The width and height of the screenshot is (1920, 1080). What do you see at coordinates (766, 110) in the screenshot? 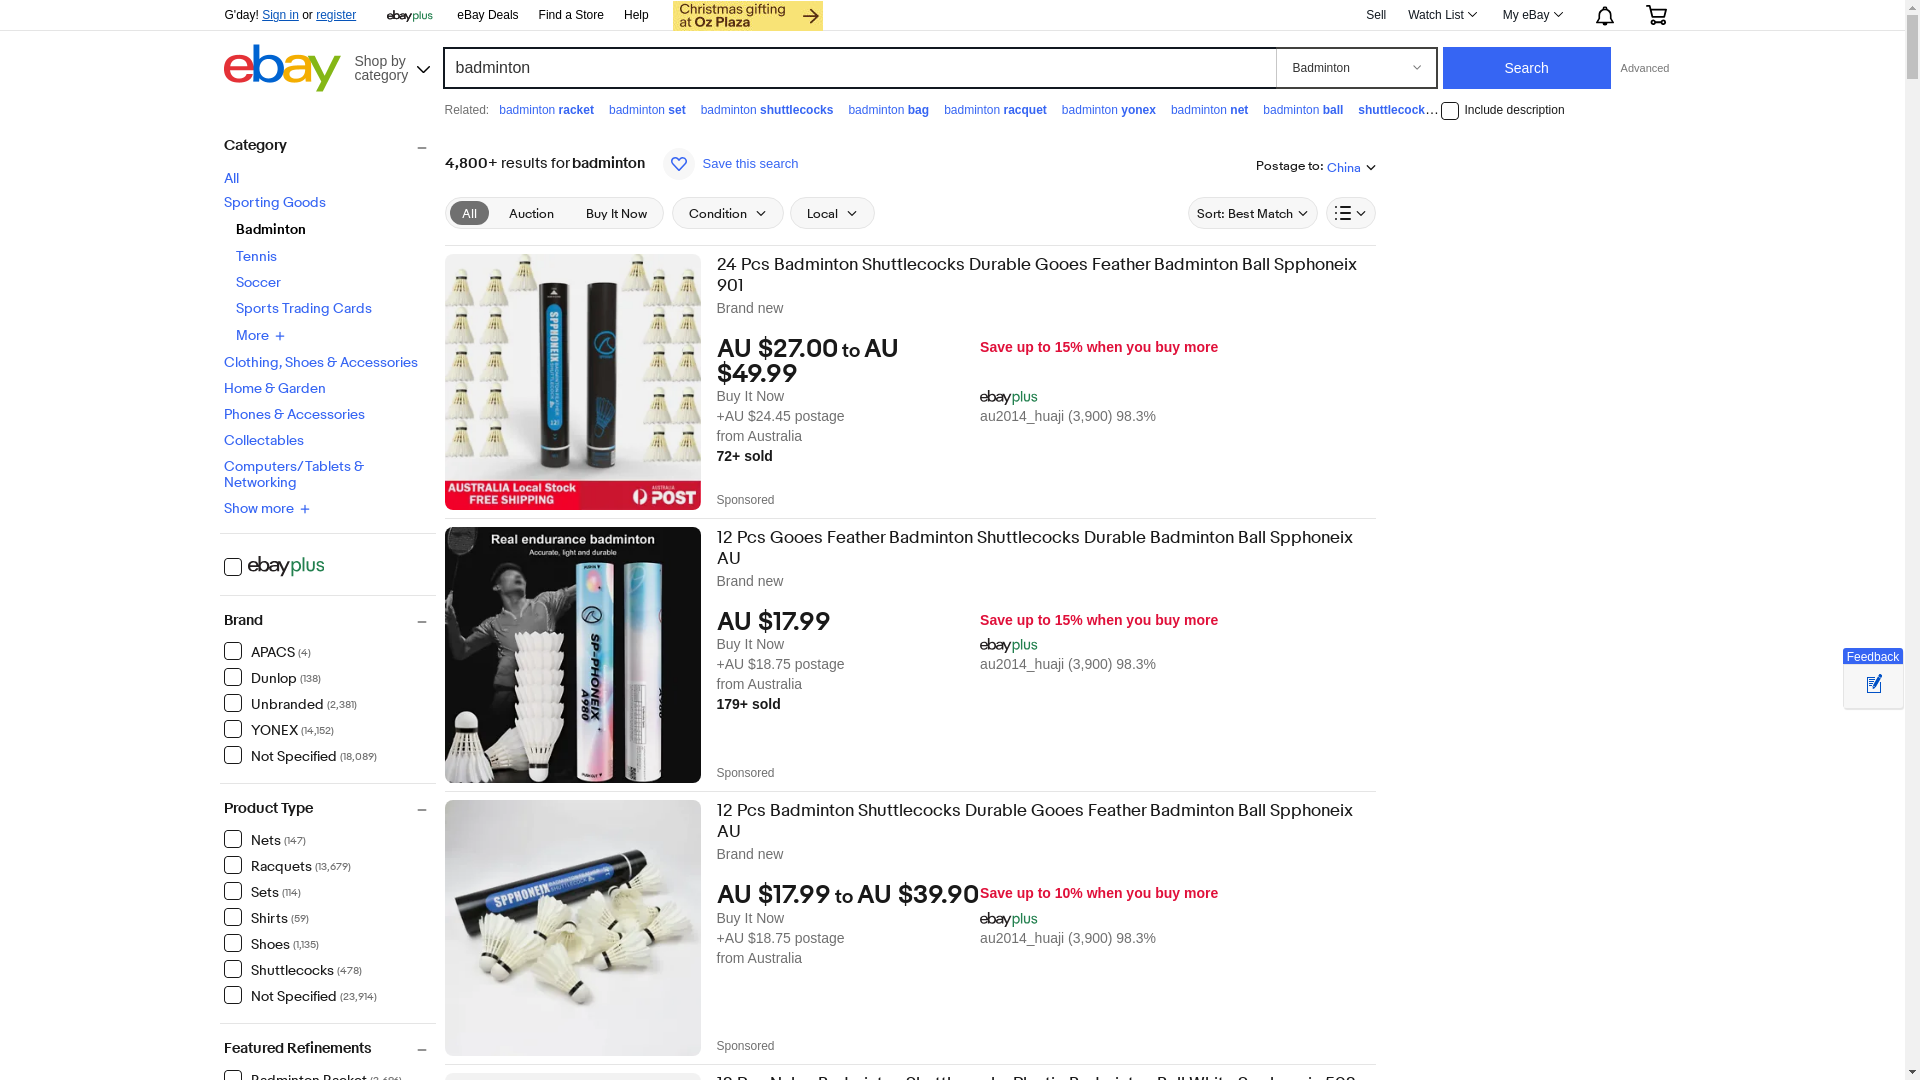
I see `'badminton shuttlecocks'` at bounding box center [766, 110].